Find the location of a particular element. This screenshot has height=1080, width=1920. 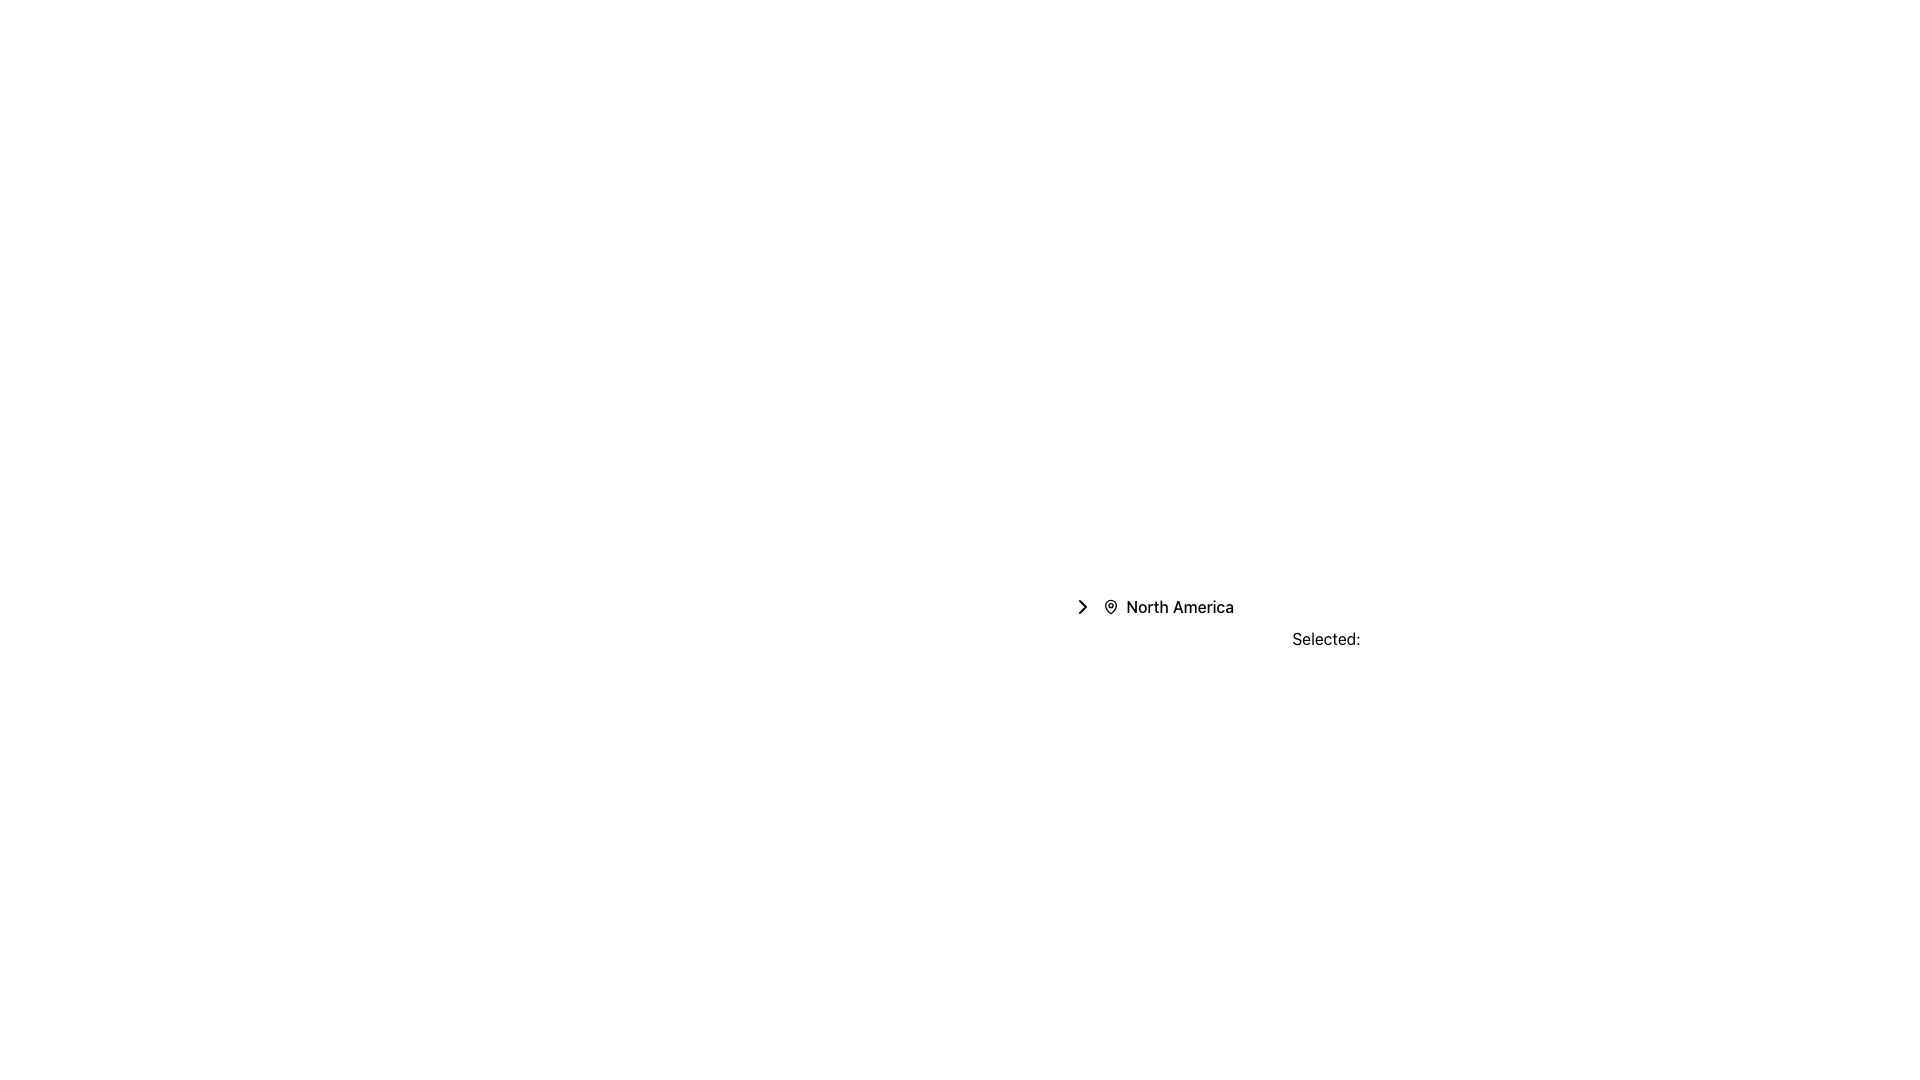

the rightward chevron arrow icon which is styled as a minimalist outlined button, located on the right side of the UI component is located at coordinates (1081, 605).